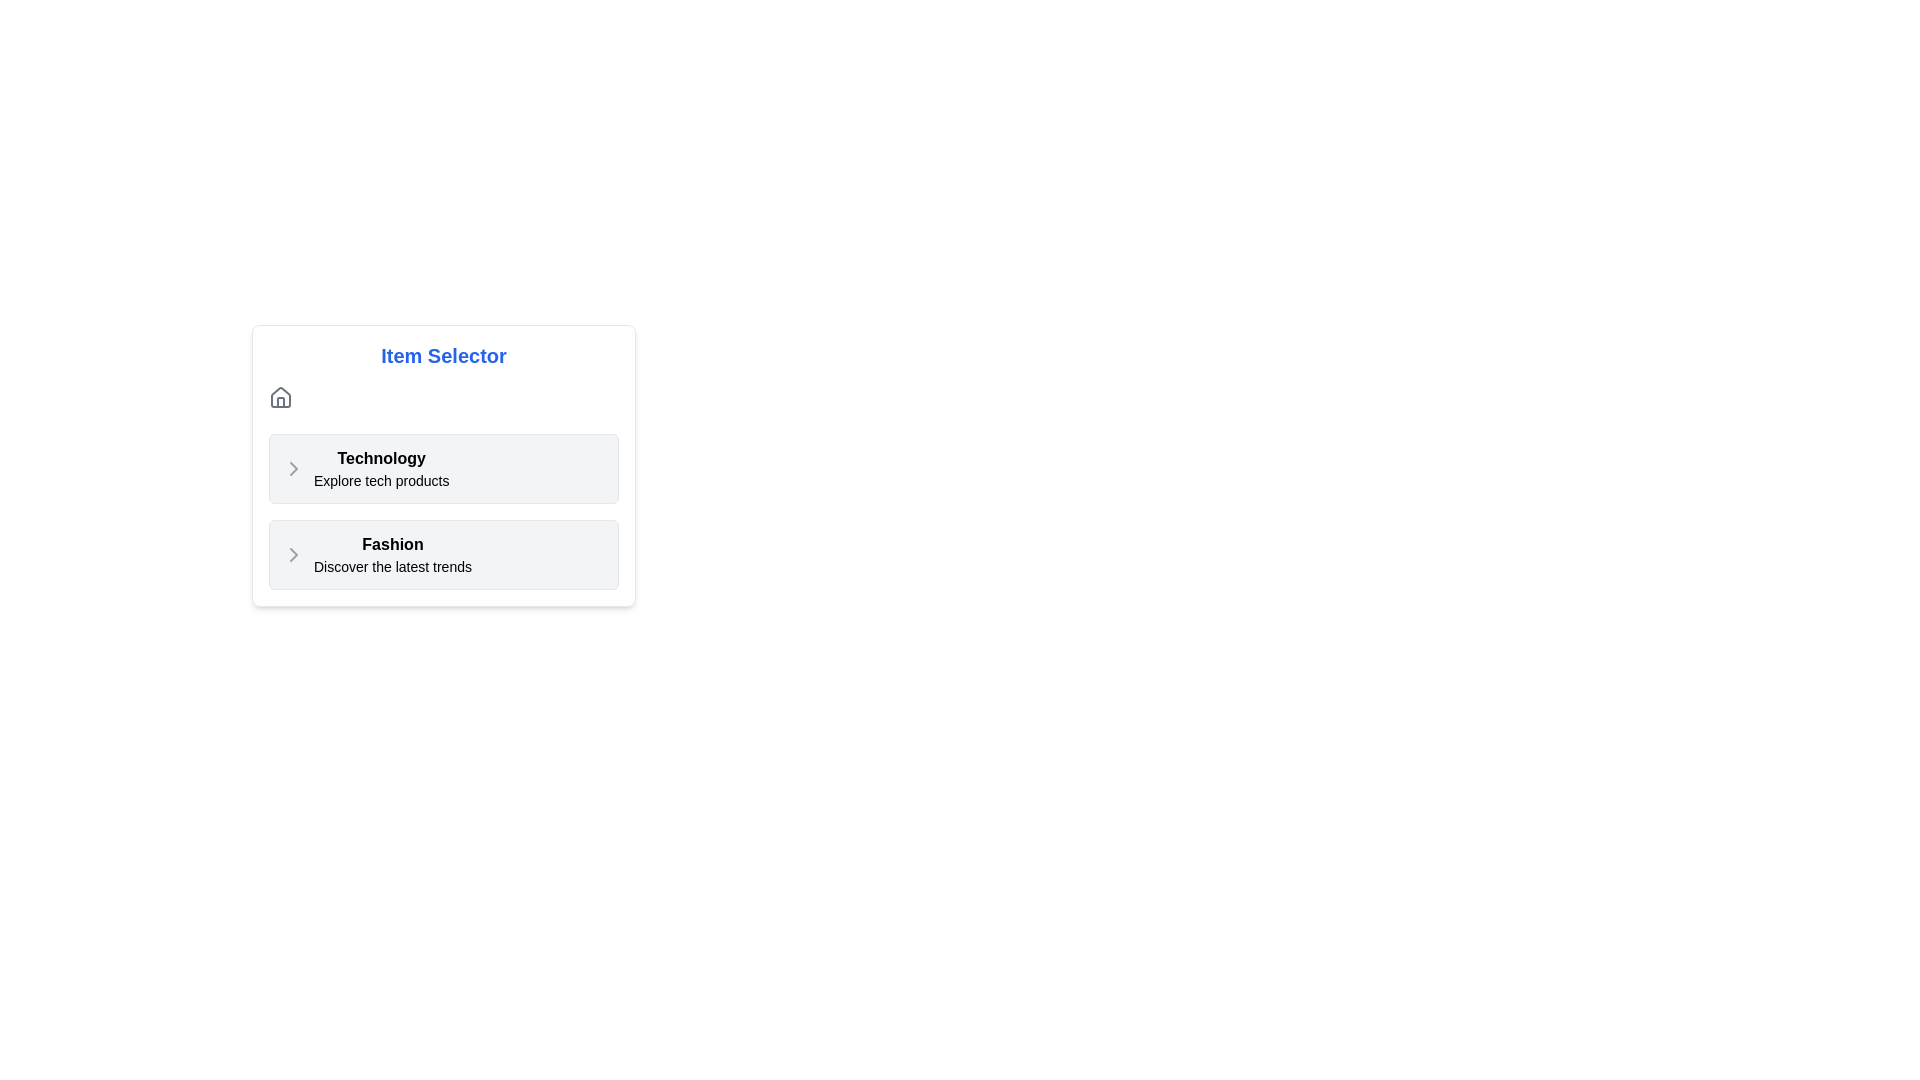 The width and height of the screenshot is (1920, 1080). I want to click on the home icon located at the top-left corner of the 'Item Selector' interface, so click(280, 397).